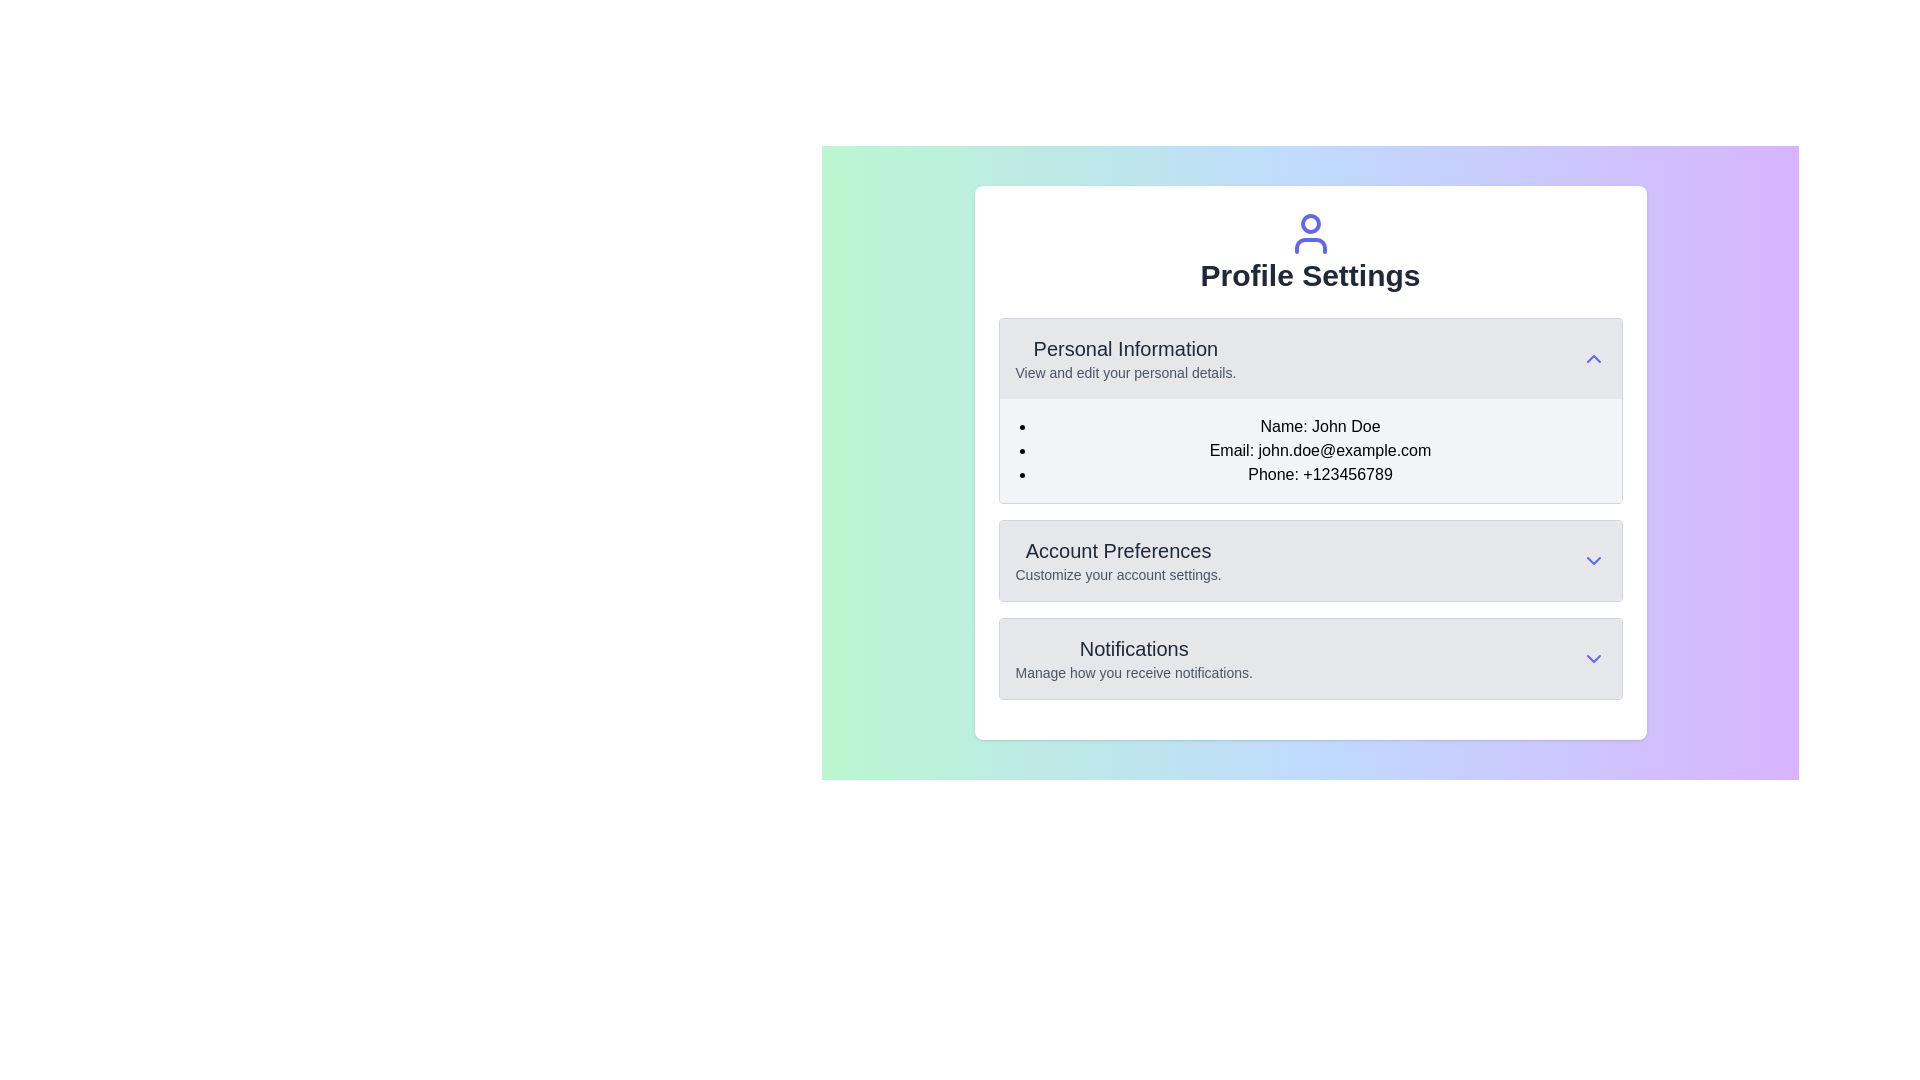  What do you see at coordinates (1592, 659) in the screenshot?
I see `the Chevron Indicator icon located at the right end of the Notifications section header` at bounding box center [1592, 659].